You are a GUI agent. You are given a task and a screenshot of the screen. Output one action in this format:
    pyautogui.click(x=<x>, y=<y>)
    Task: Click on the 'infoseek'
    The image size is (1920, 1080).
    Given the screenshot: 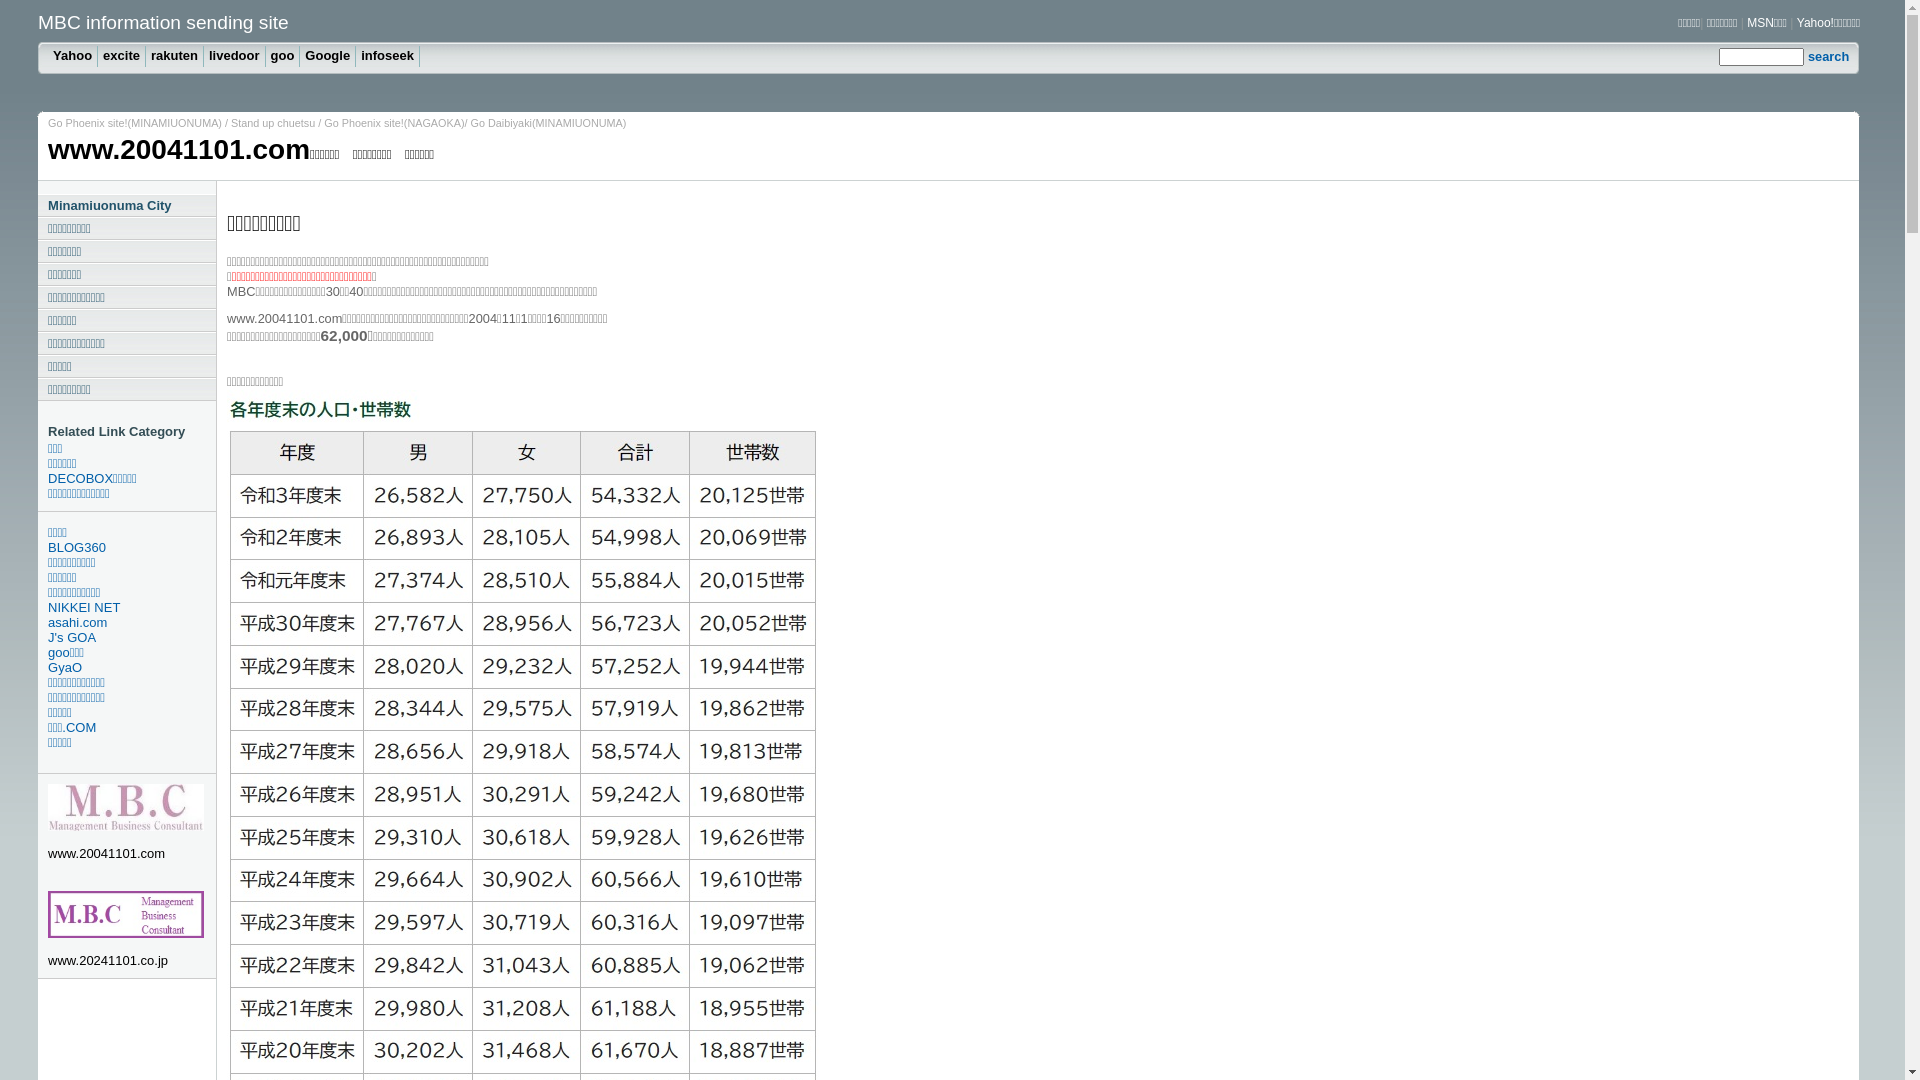 What is the action you would take?
    pyautogui.click(x=388, y=55)
    